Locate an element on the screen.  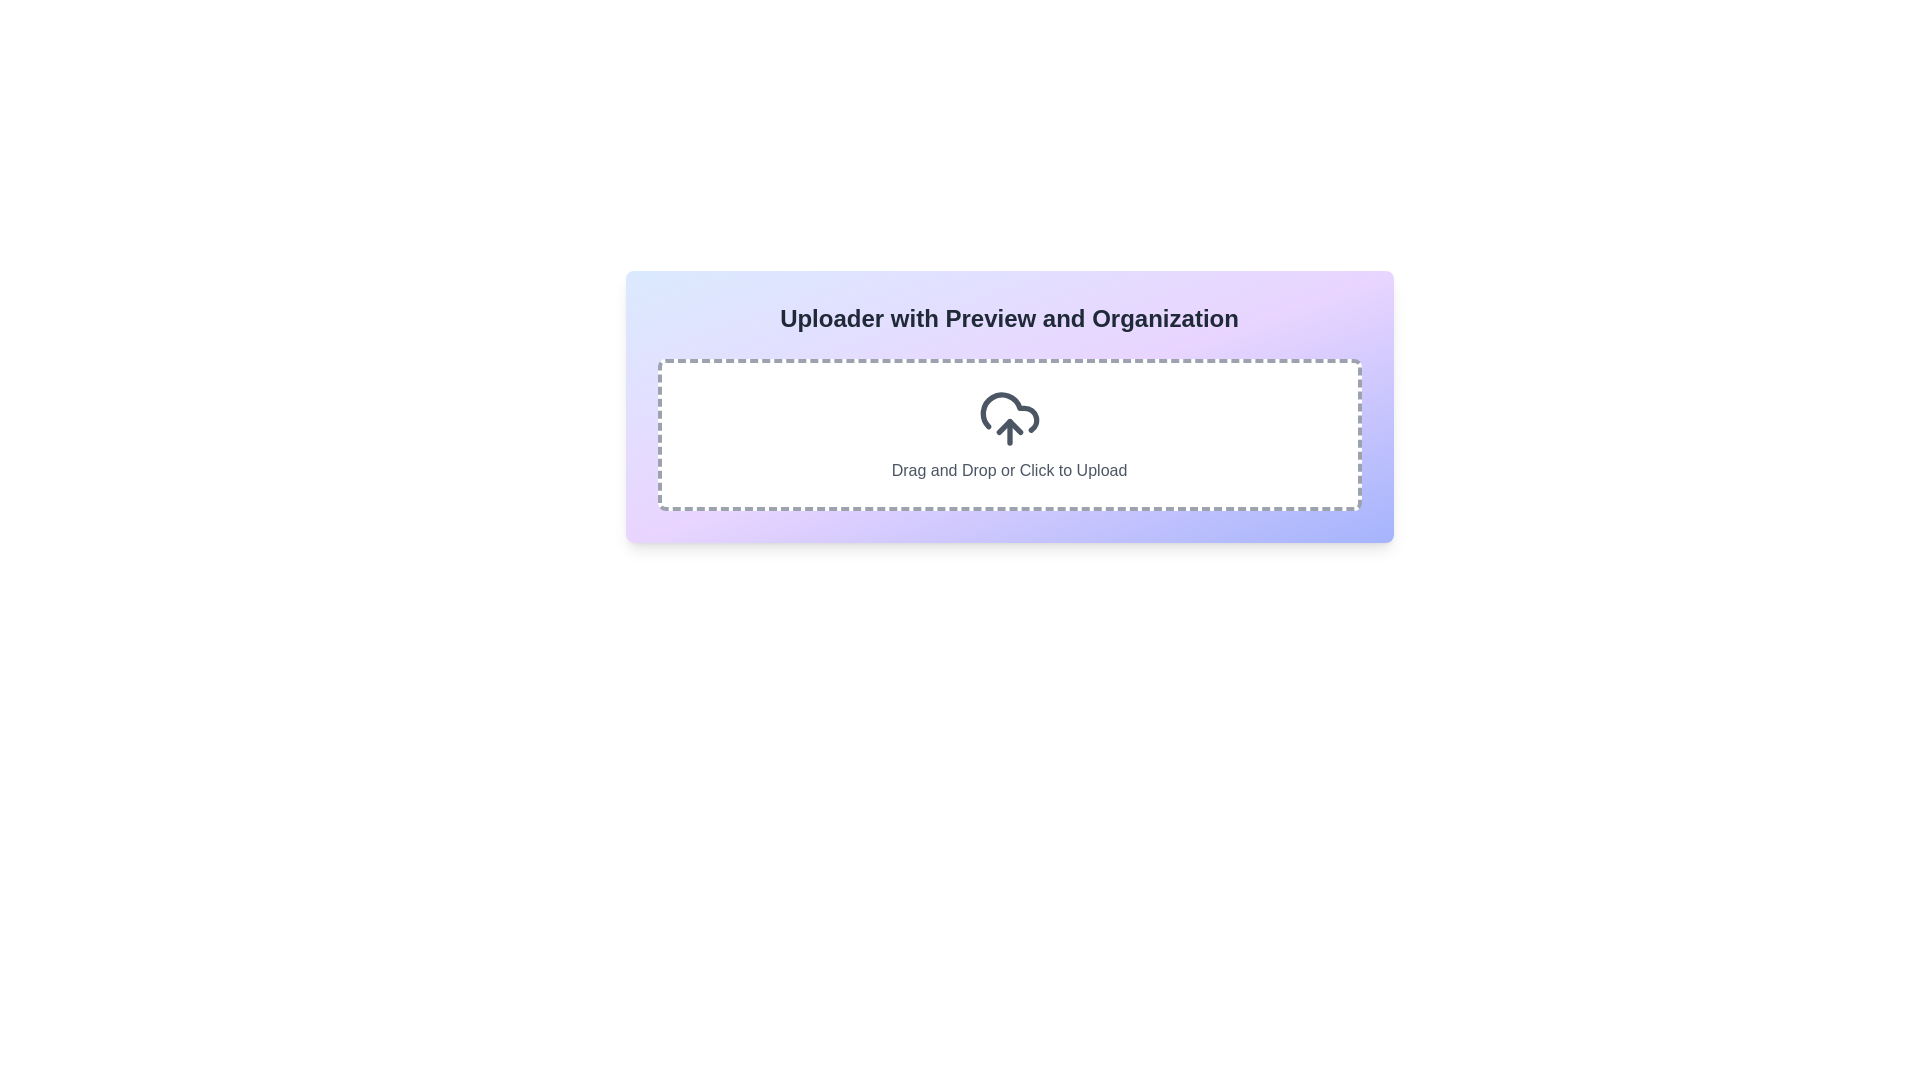
instructional text that says 'Drag and Drop or Click to Upload', which is styled in gray font and located below the cloud upload icon in the file upload interface is located at coordinates (1009, 470).